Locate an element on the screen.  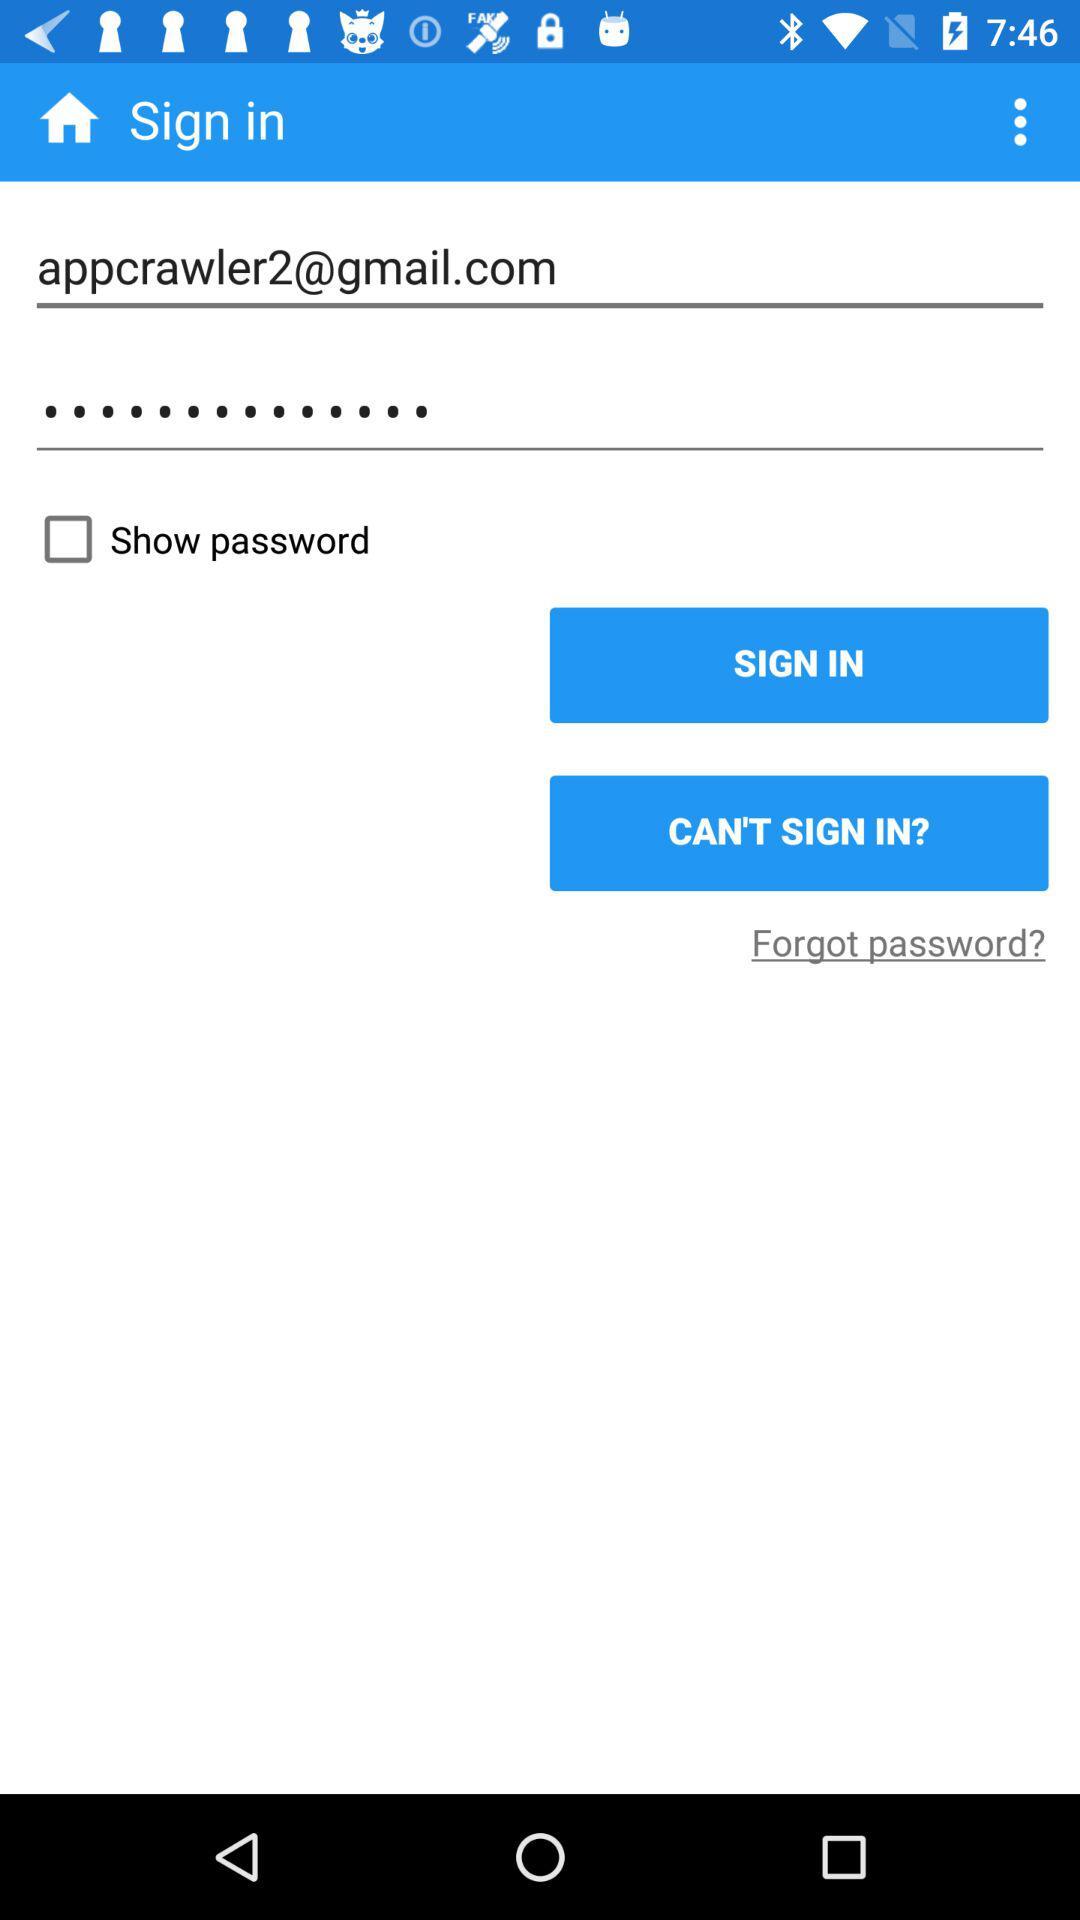
forgot password? icon is located at coordinates (897, 940).